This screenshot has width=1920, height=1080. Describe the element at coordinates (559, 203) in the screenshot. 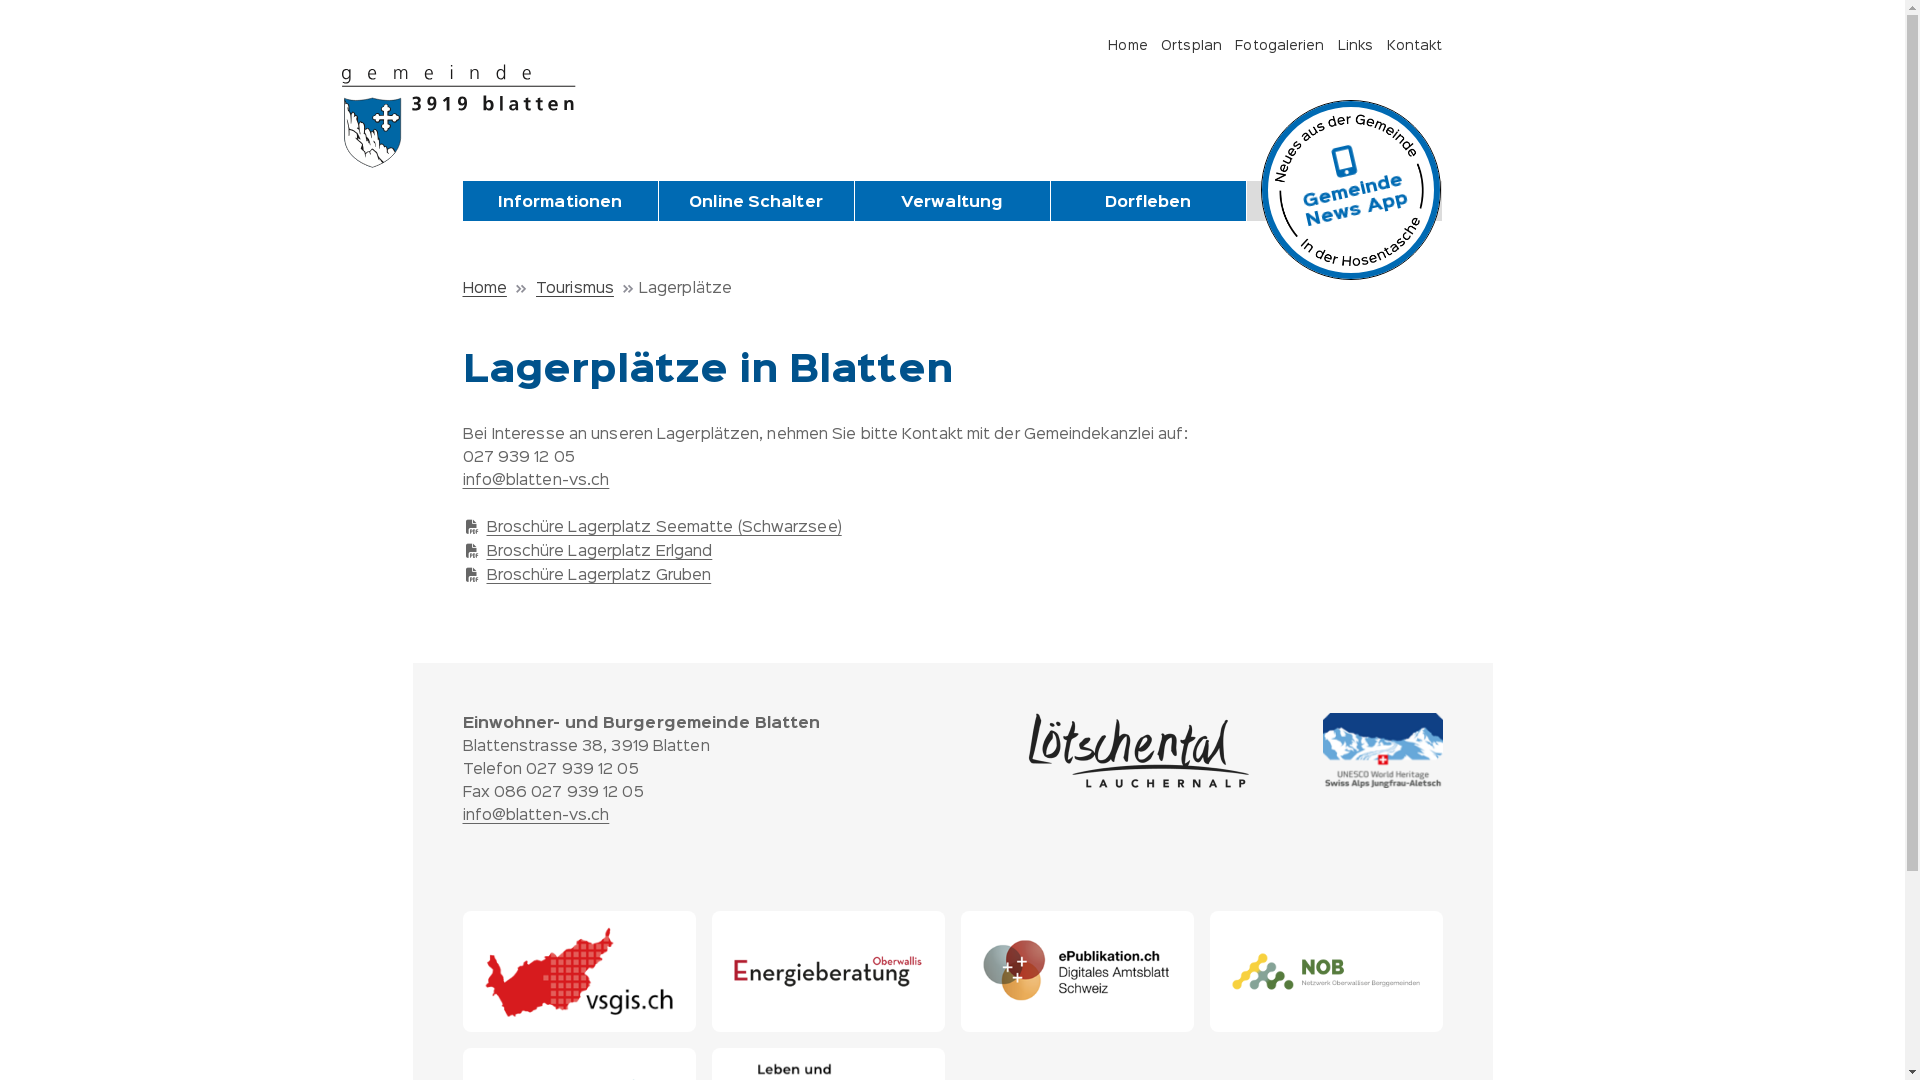

I see `'Informationen'` at that location.